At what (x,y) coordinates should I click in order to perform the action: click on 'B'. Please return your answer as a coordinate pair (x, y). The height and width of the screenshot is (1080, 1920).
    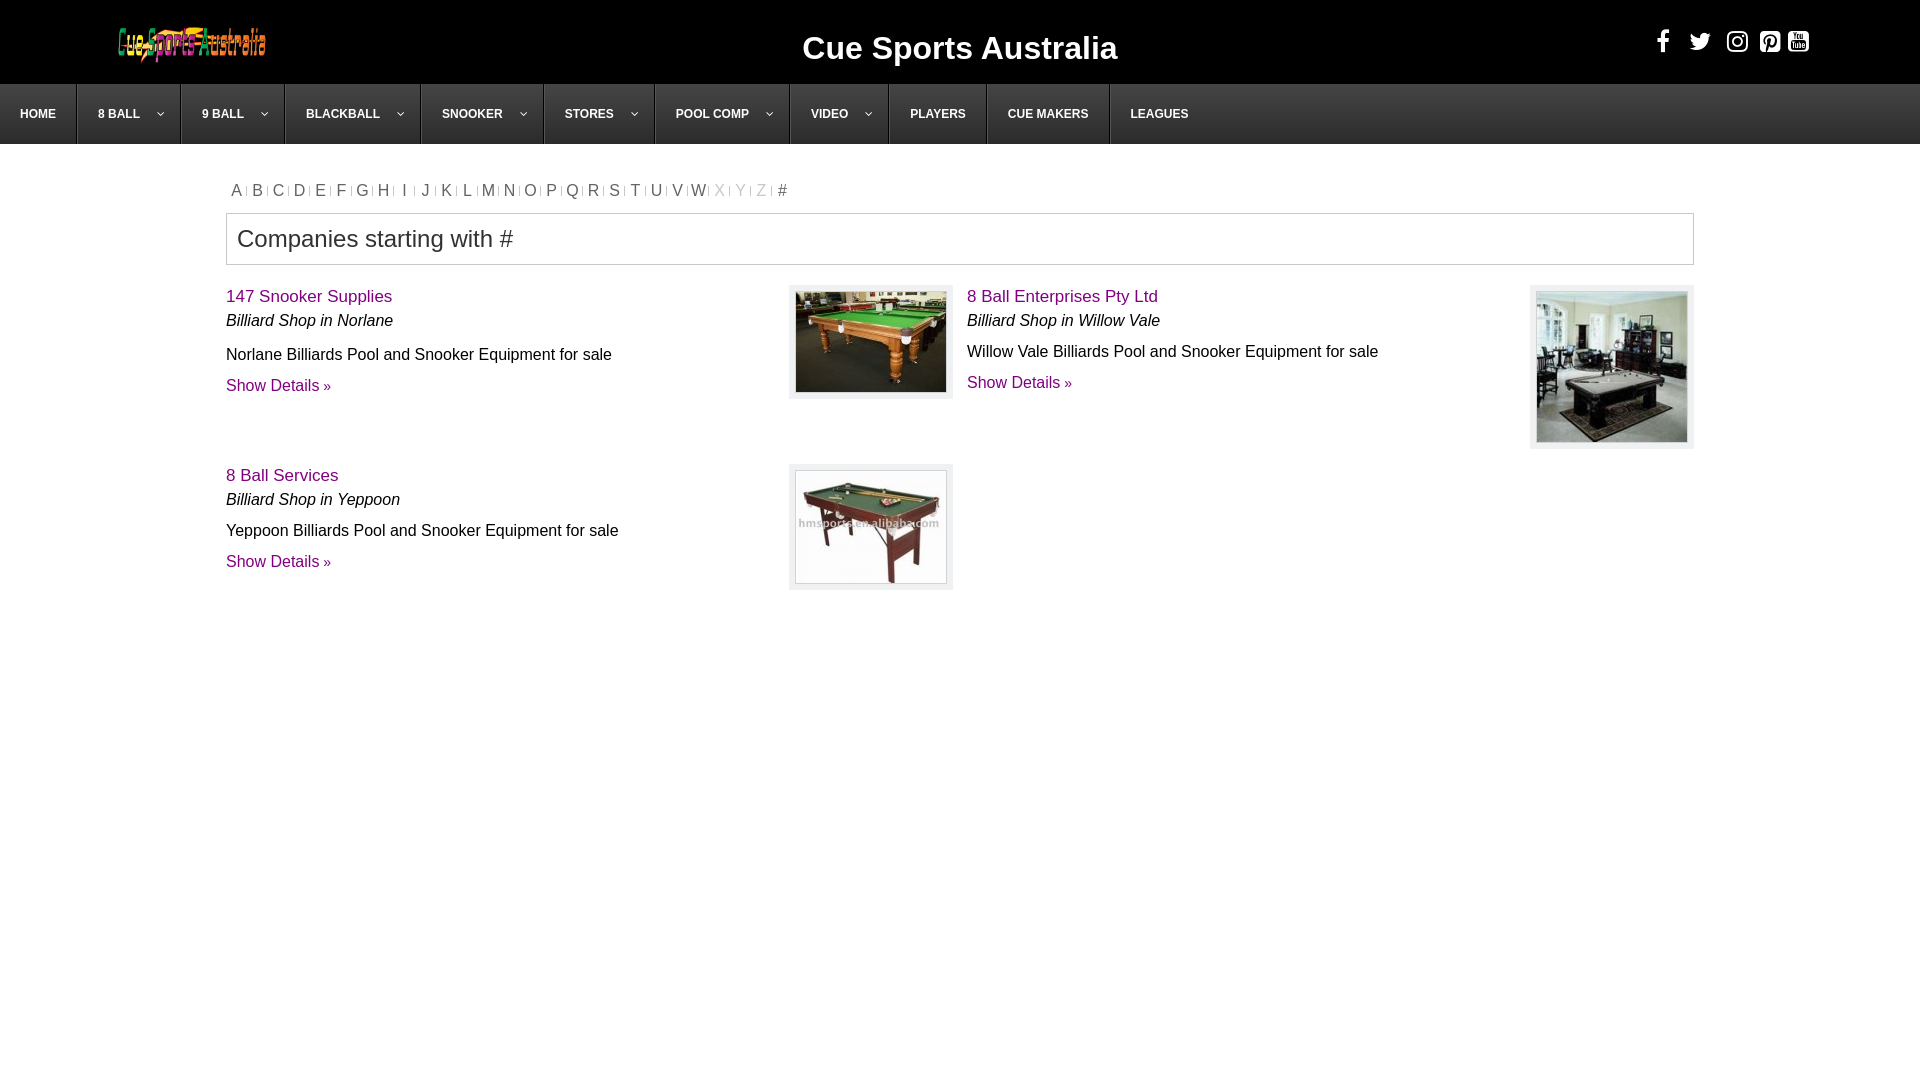
    Looking at the image, I should click on (256, 190).